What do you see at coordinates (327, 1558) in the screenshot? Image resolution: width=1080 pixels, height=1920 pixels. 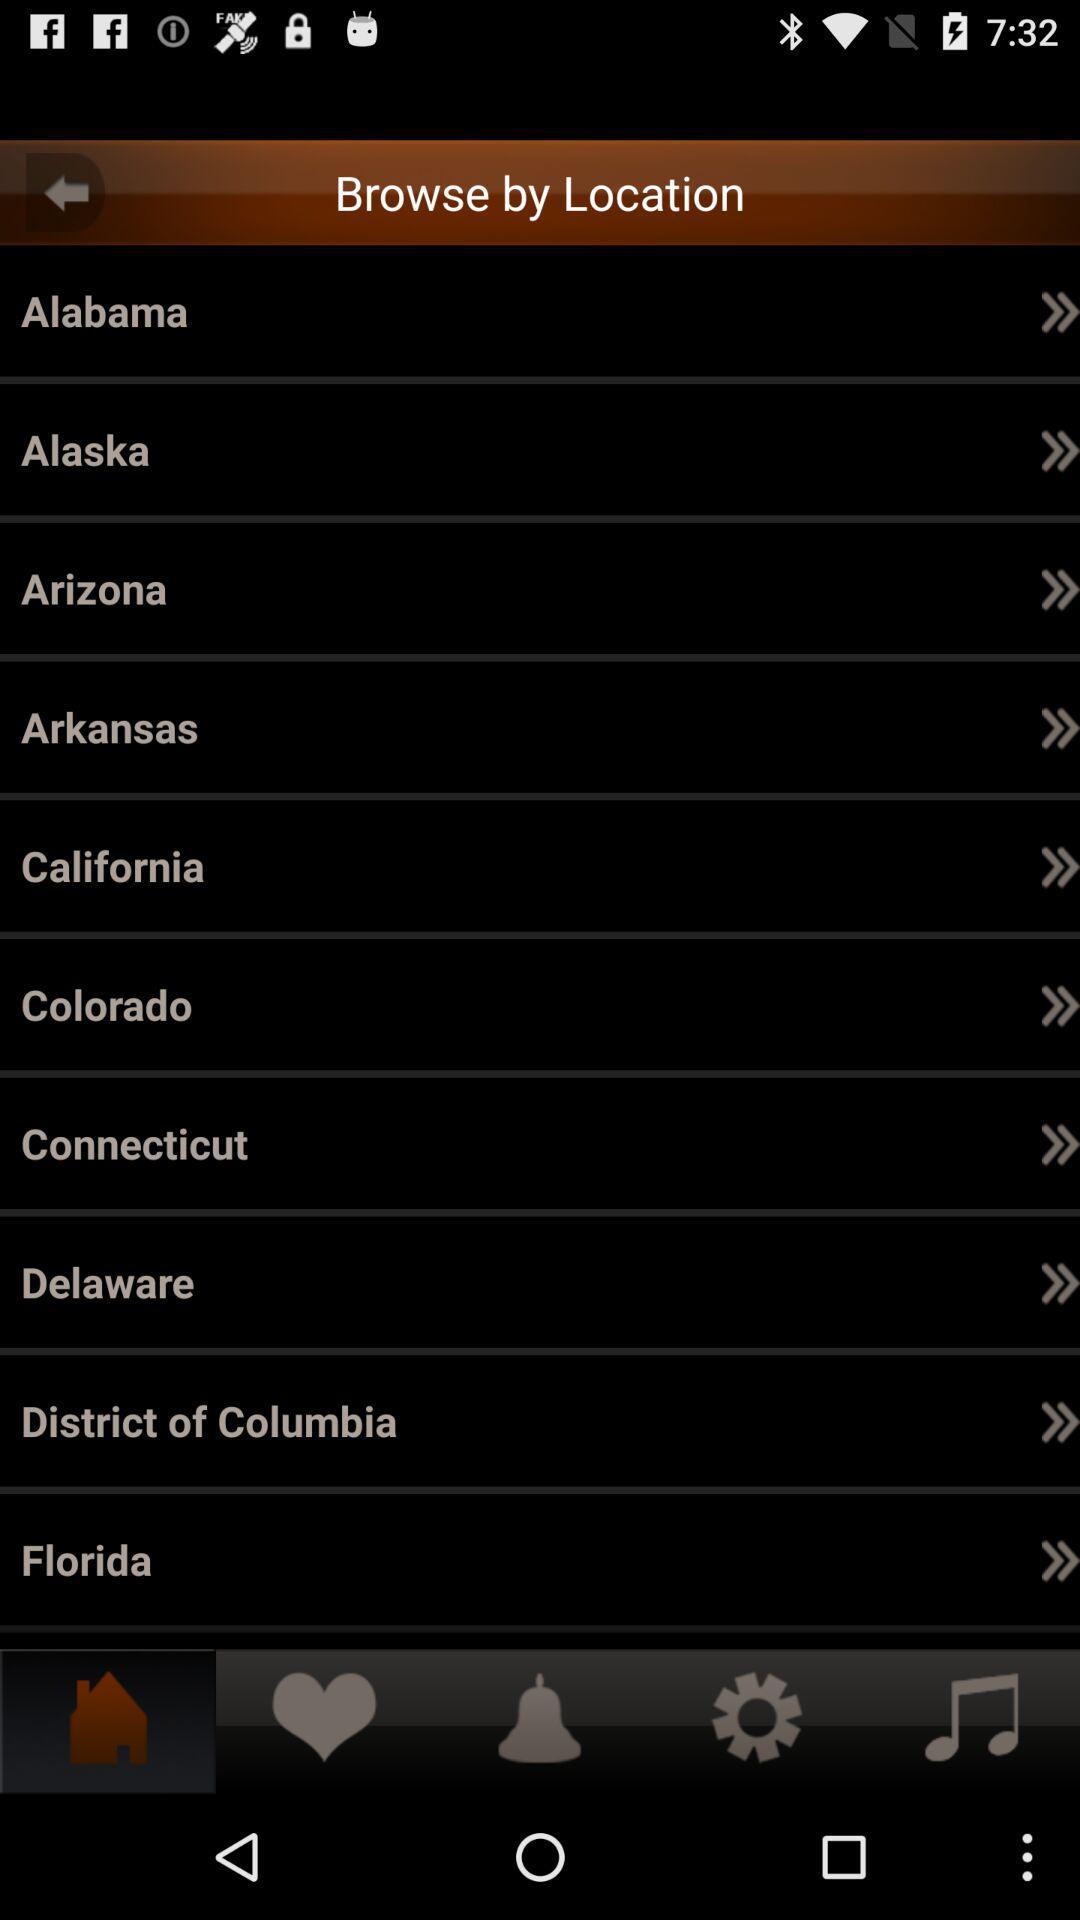 I see `the item above   glenn` at bounding box center [327, 1558].